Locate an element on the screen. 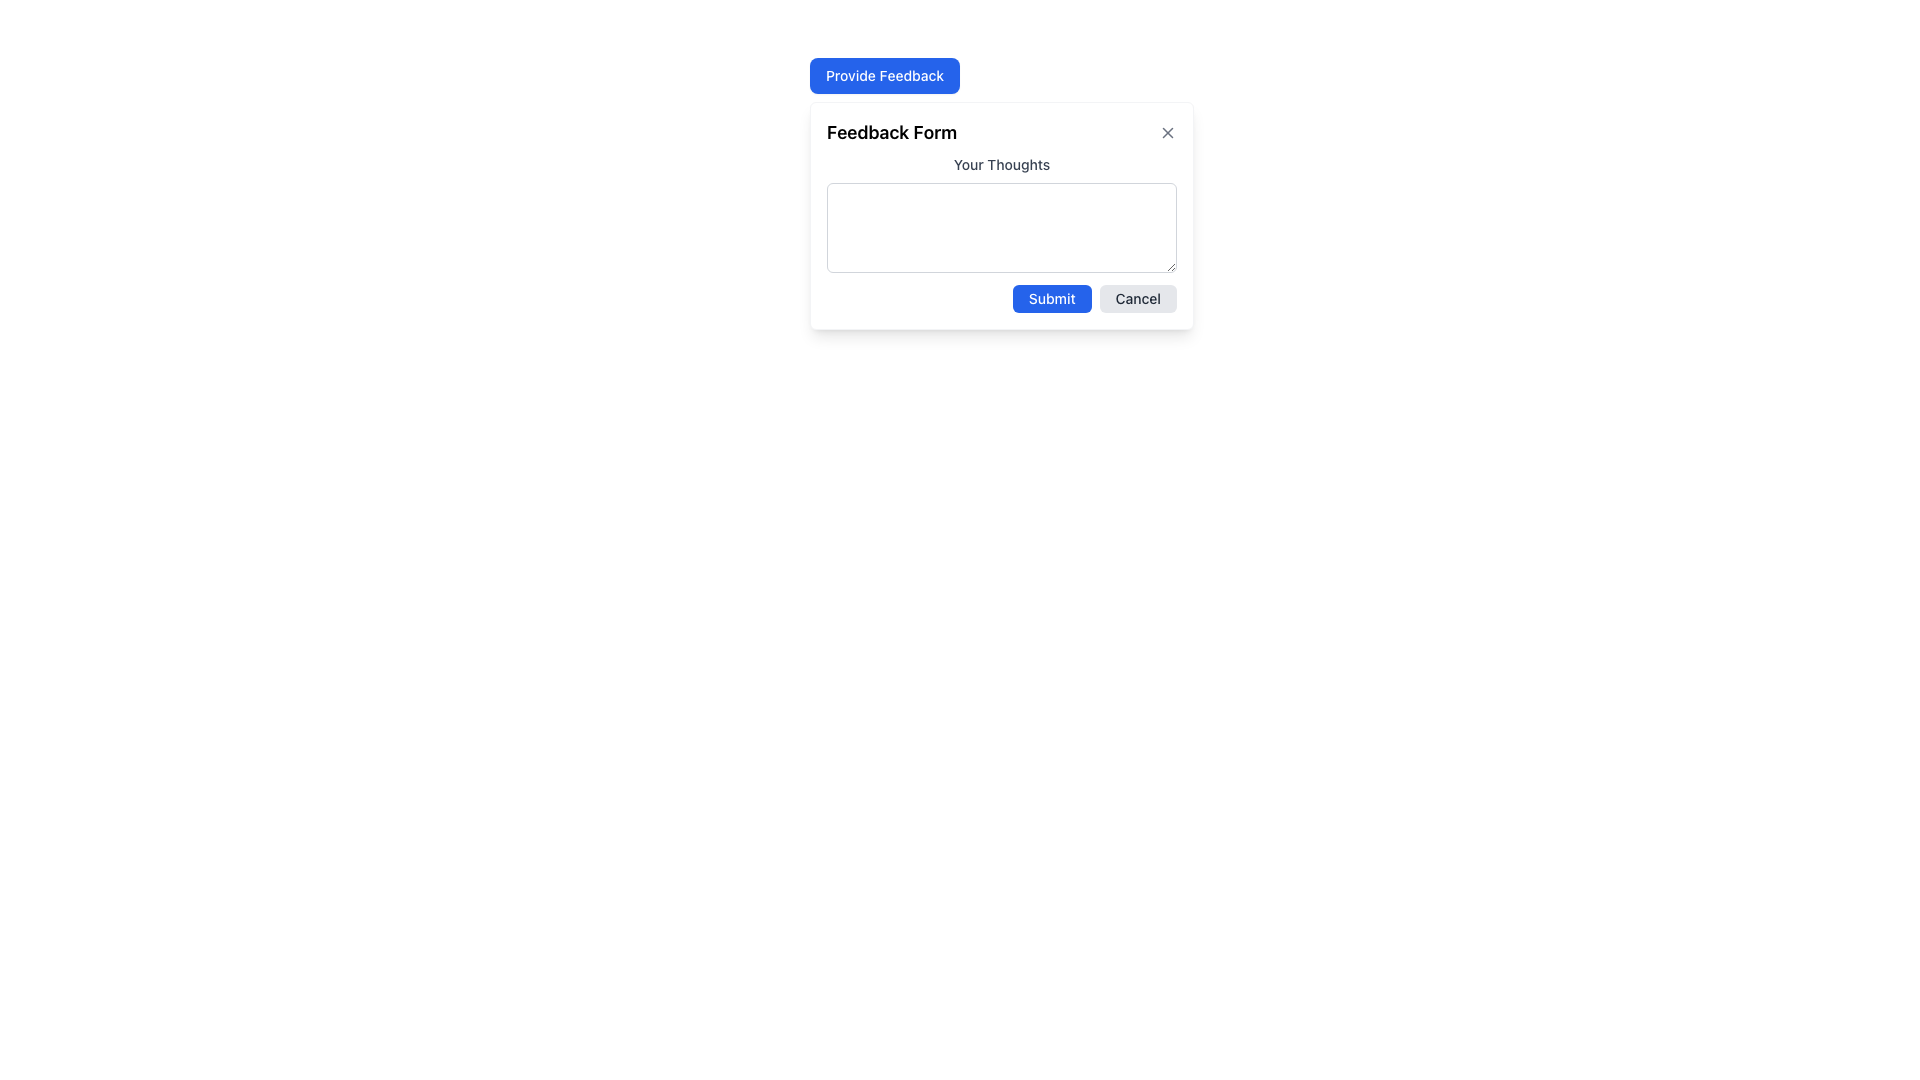 This screenshot has height=1080, width=1920. the close button located at the far right of the feedback form header is located at coordinates (1167, 132).